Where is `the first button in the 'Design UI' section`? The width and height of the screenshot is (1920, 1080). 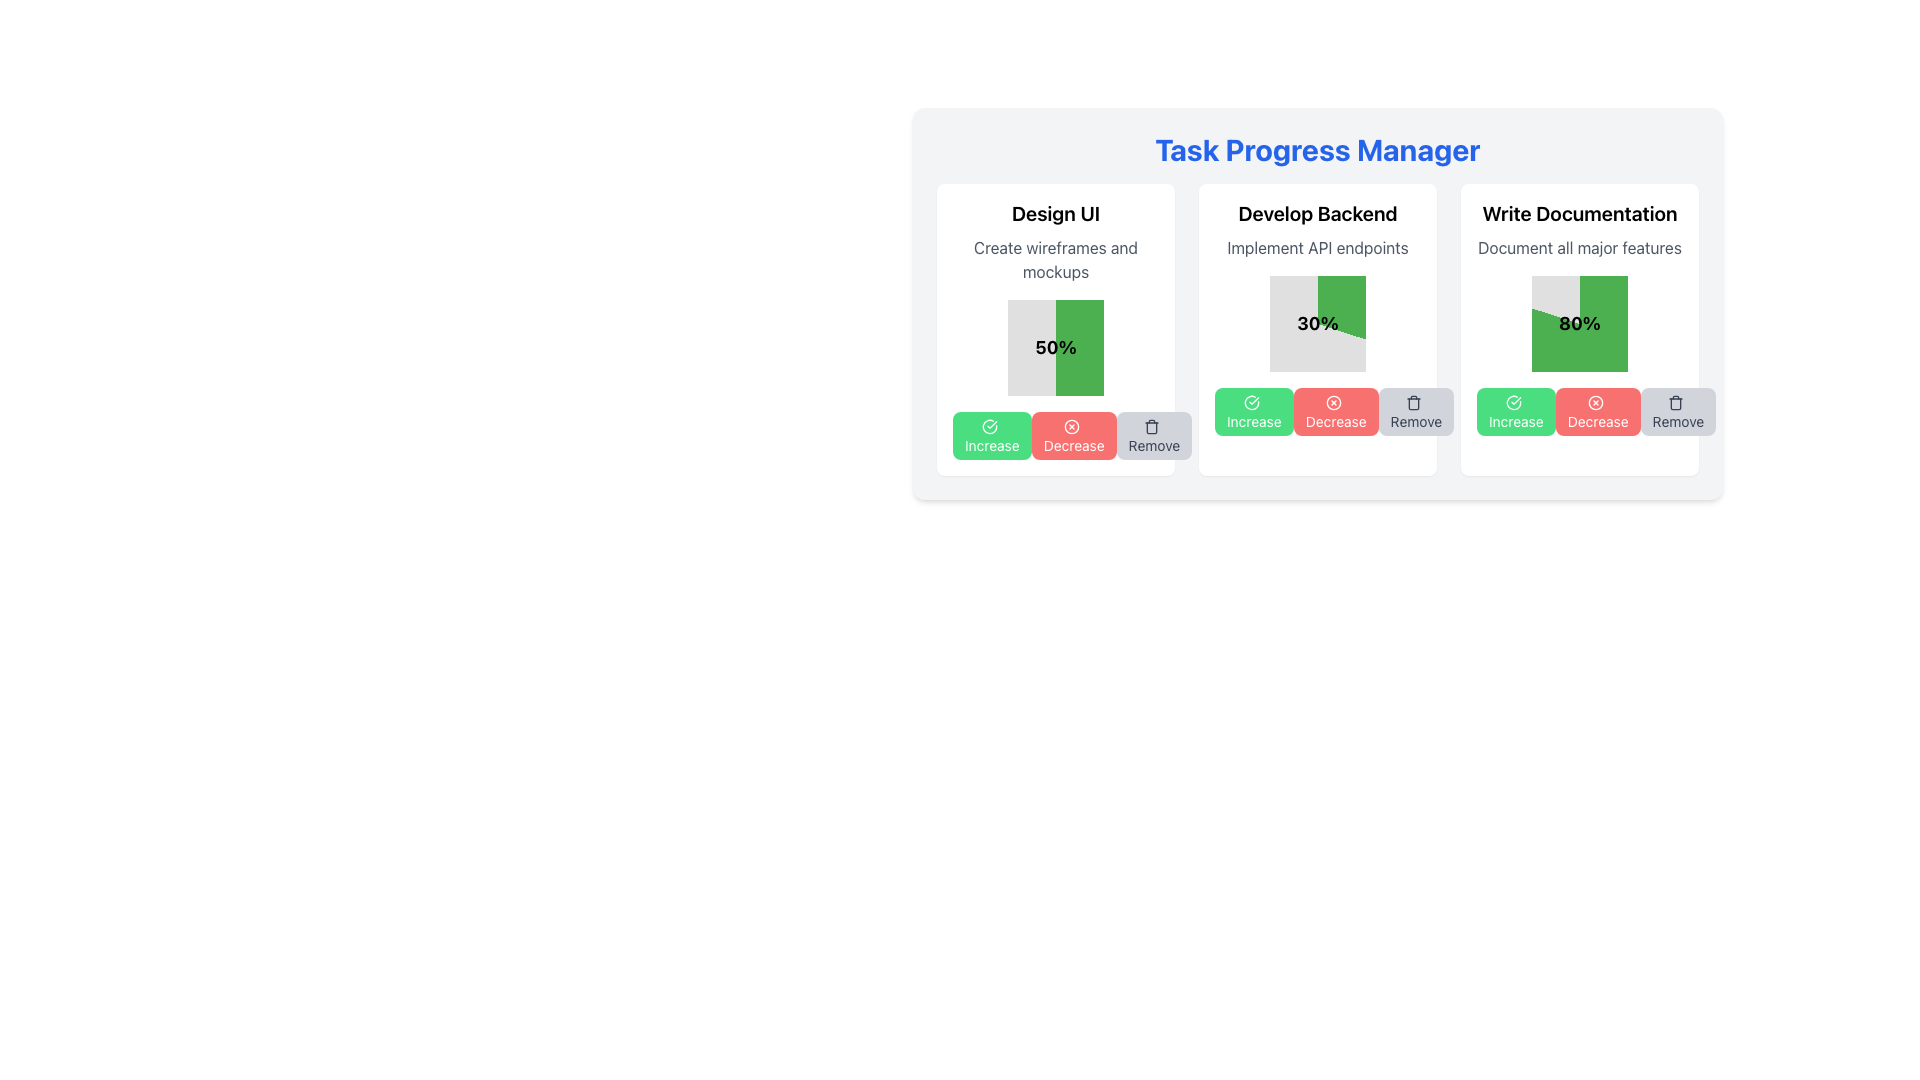
the first button in the 'Design UI' section is located at coordinates (992, 434).